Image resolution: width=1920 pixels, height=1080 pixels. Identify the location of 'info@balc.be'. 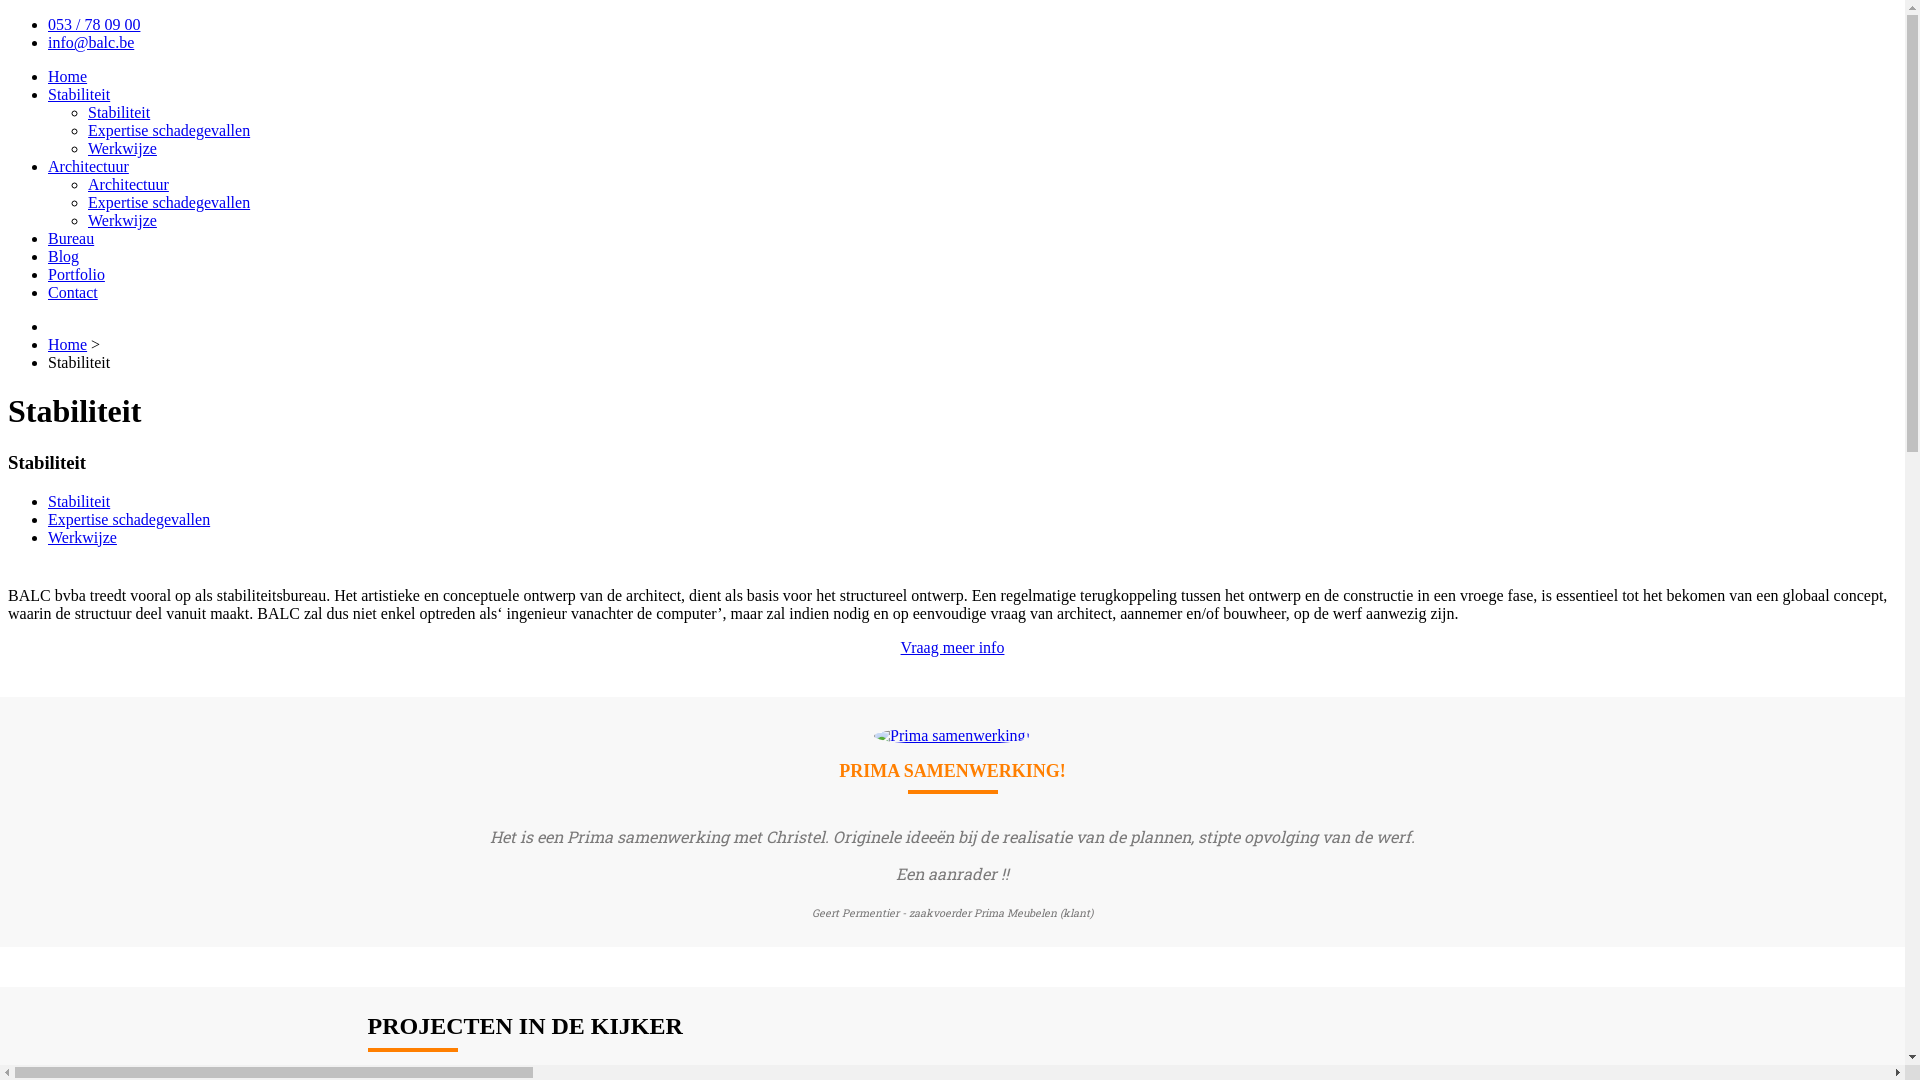
(90, 42).